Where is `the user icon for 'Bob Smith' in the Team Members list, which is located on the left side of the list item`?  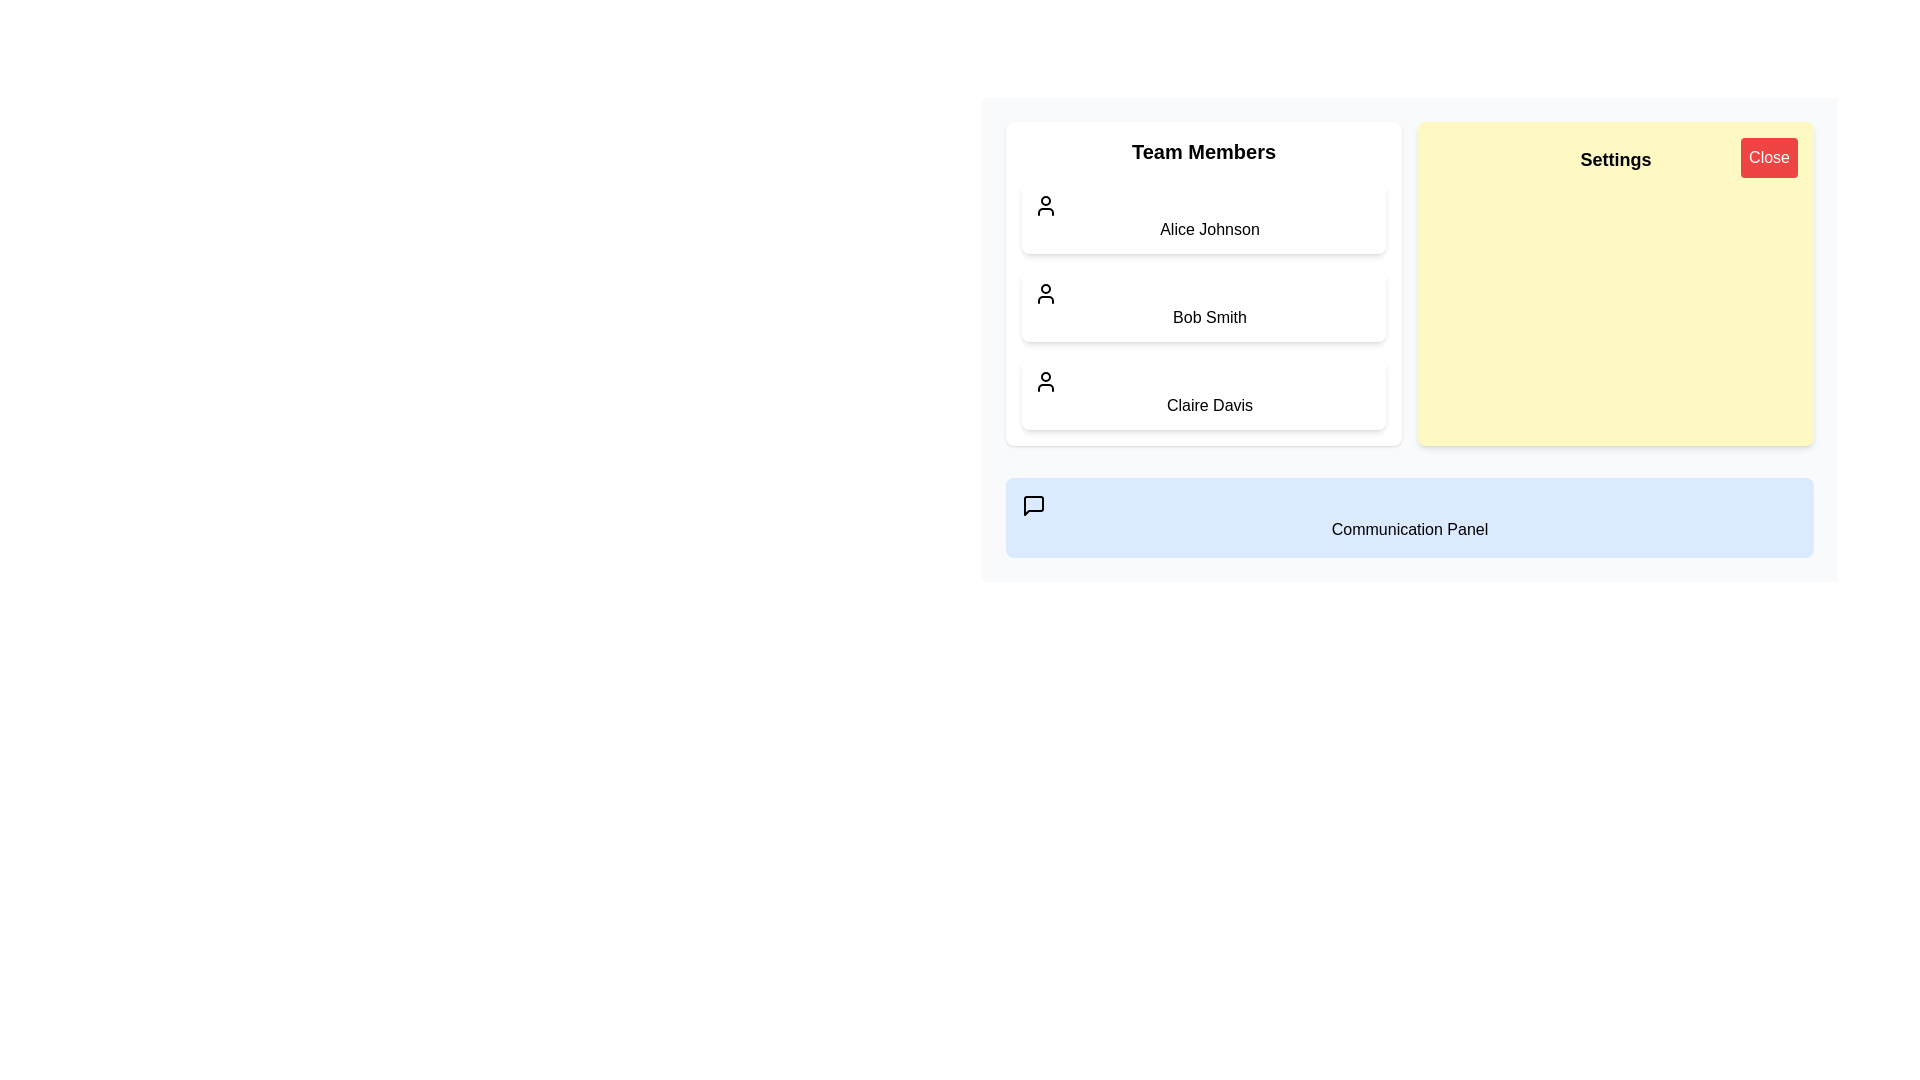 the user icon for 'Bob Smith' in the Team Members list, which is located on the left side of the list item is located at coordinates (1045, 293).